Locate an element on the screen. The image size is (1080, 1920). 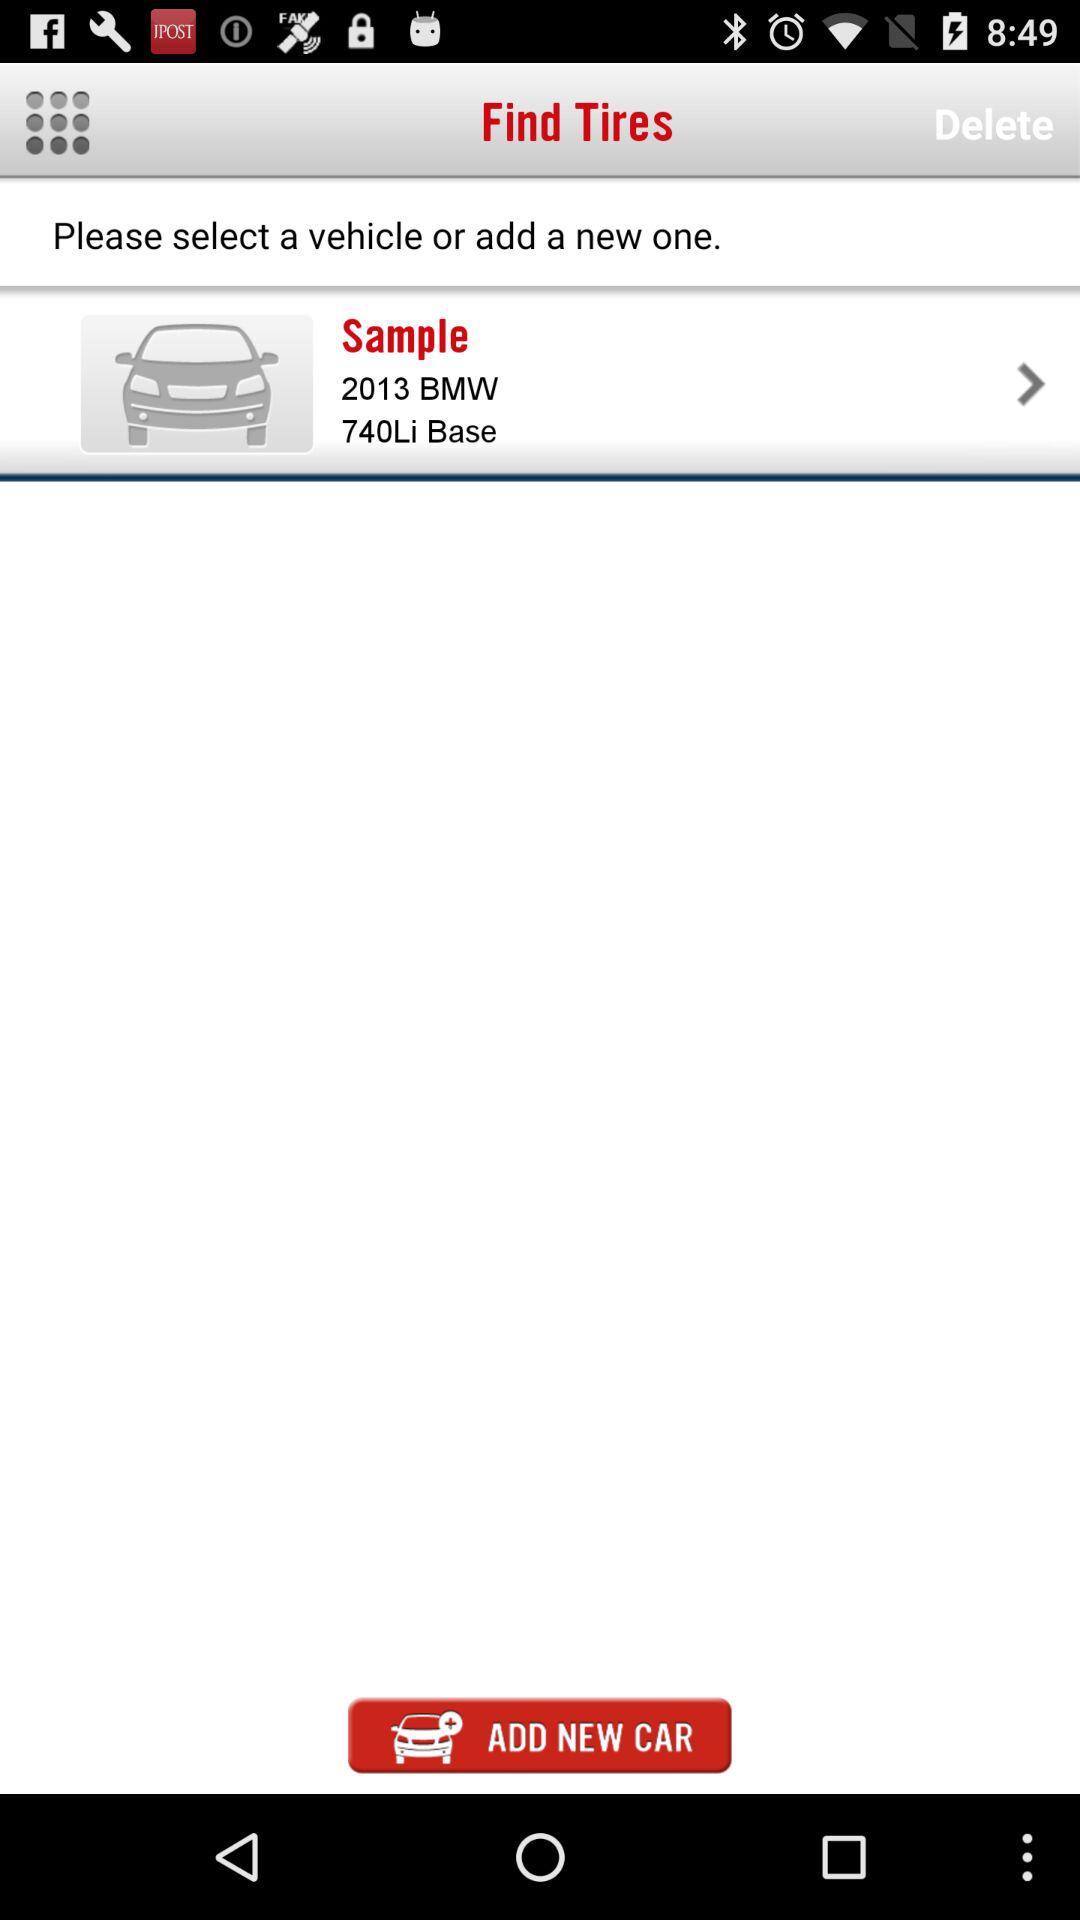
thumbnail images is located at coordinates (56, 122).